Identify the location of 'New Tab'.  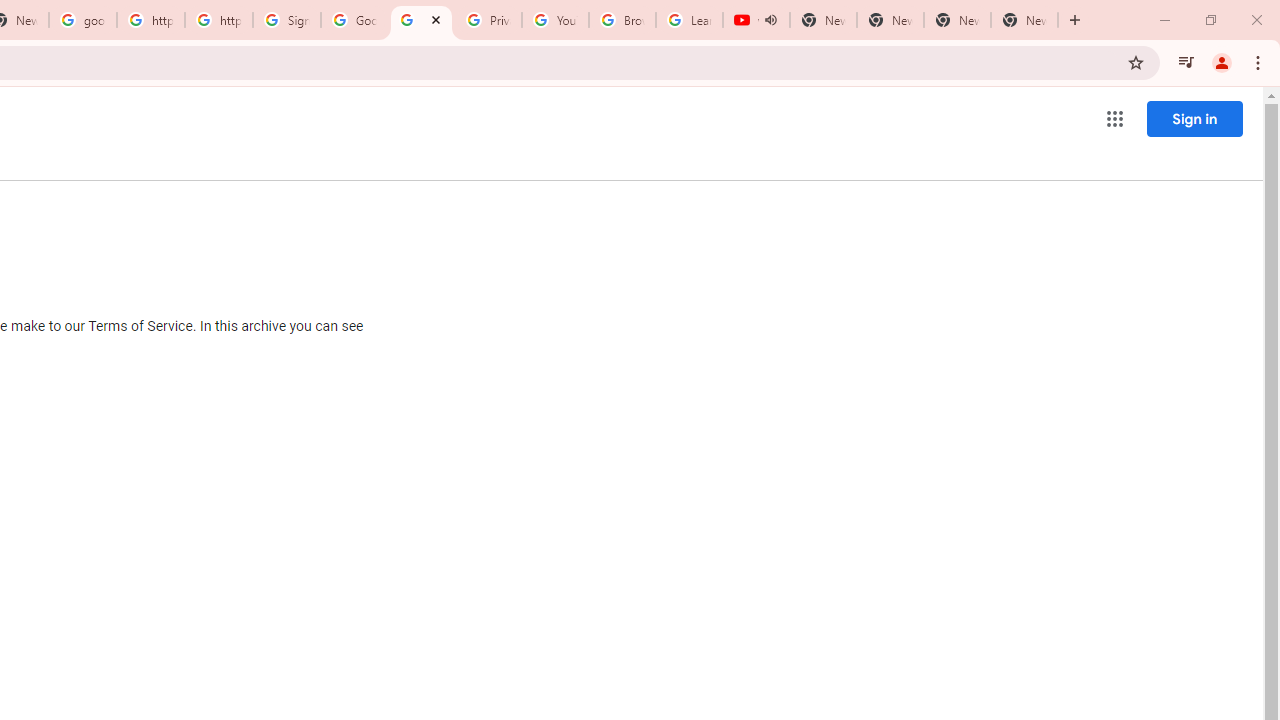
(1024, 20).